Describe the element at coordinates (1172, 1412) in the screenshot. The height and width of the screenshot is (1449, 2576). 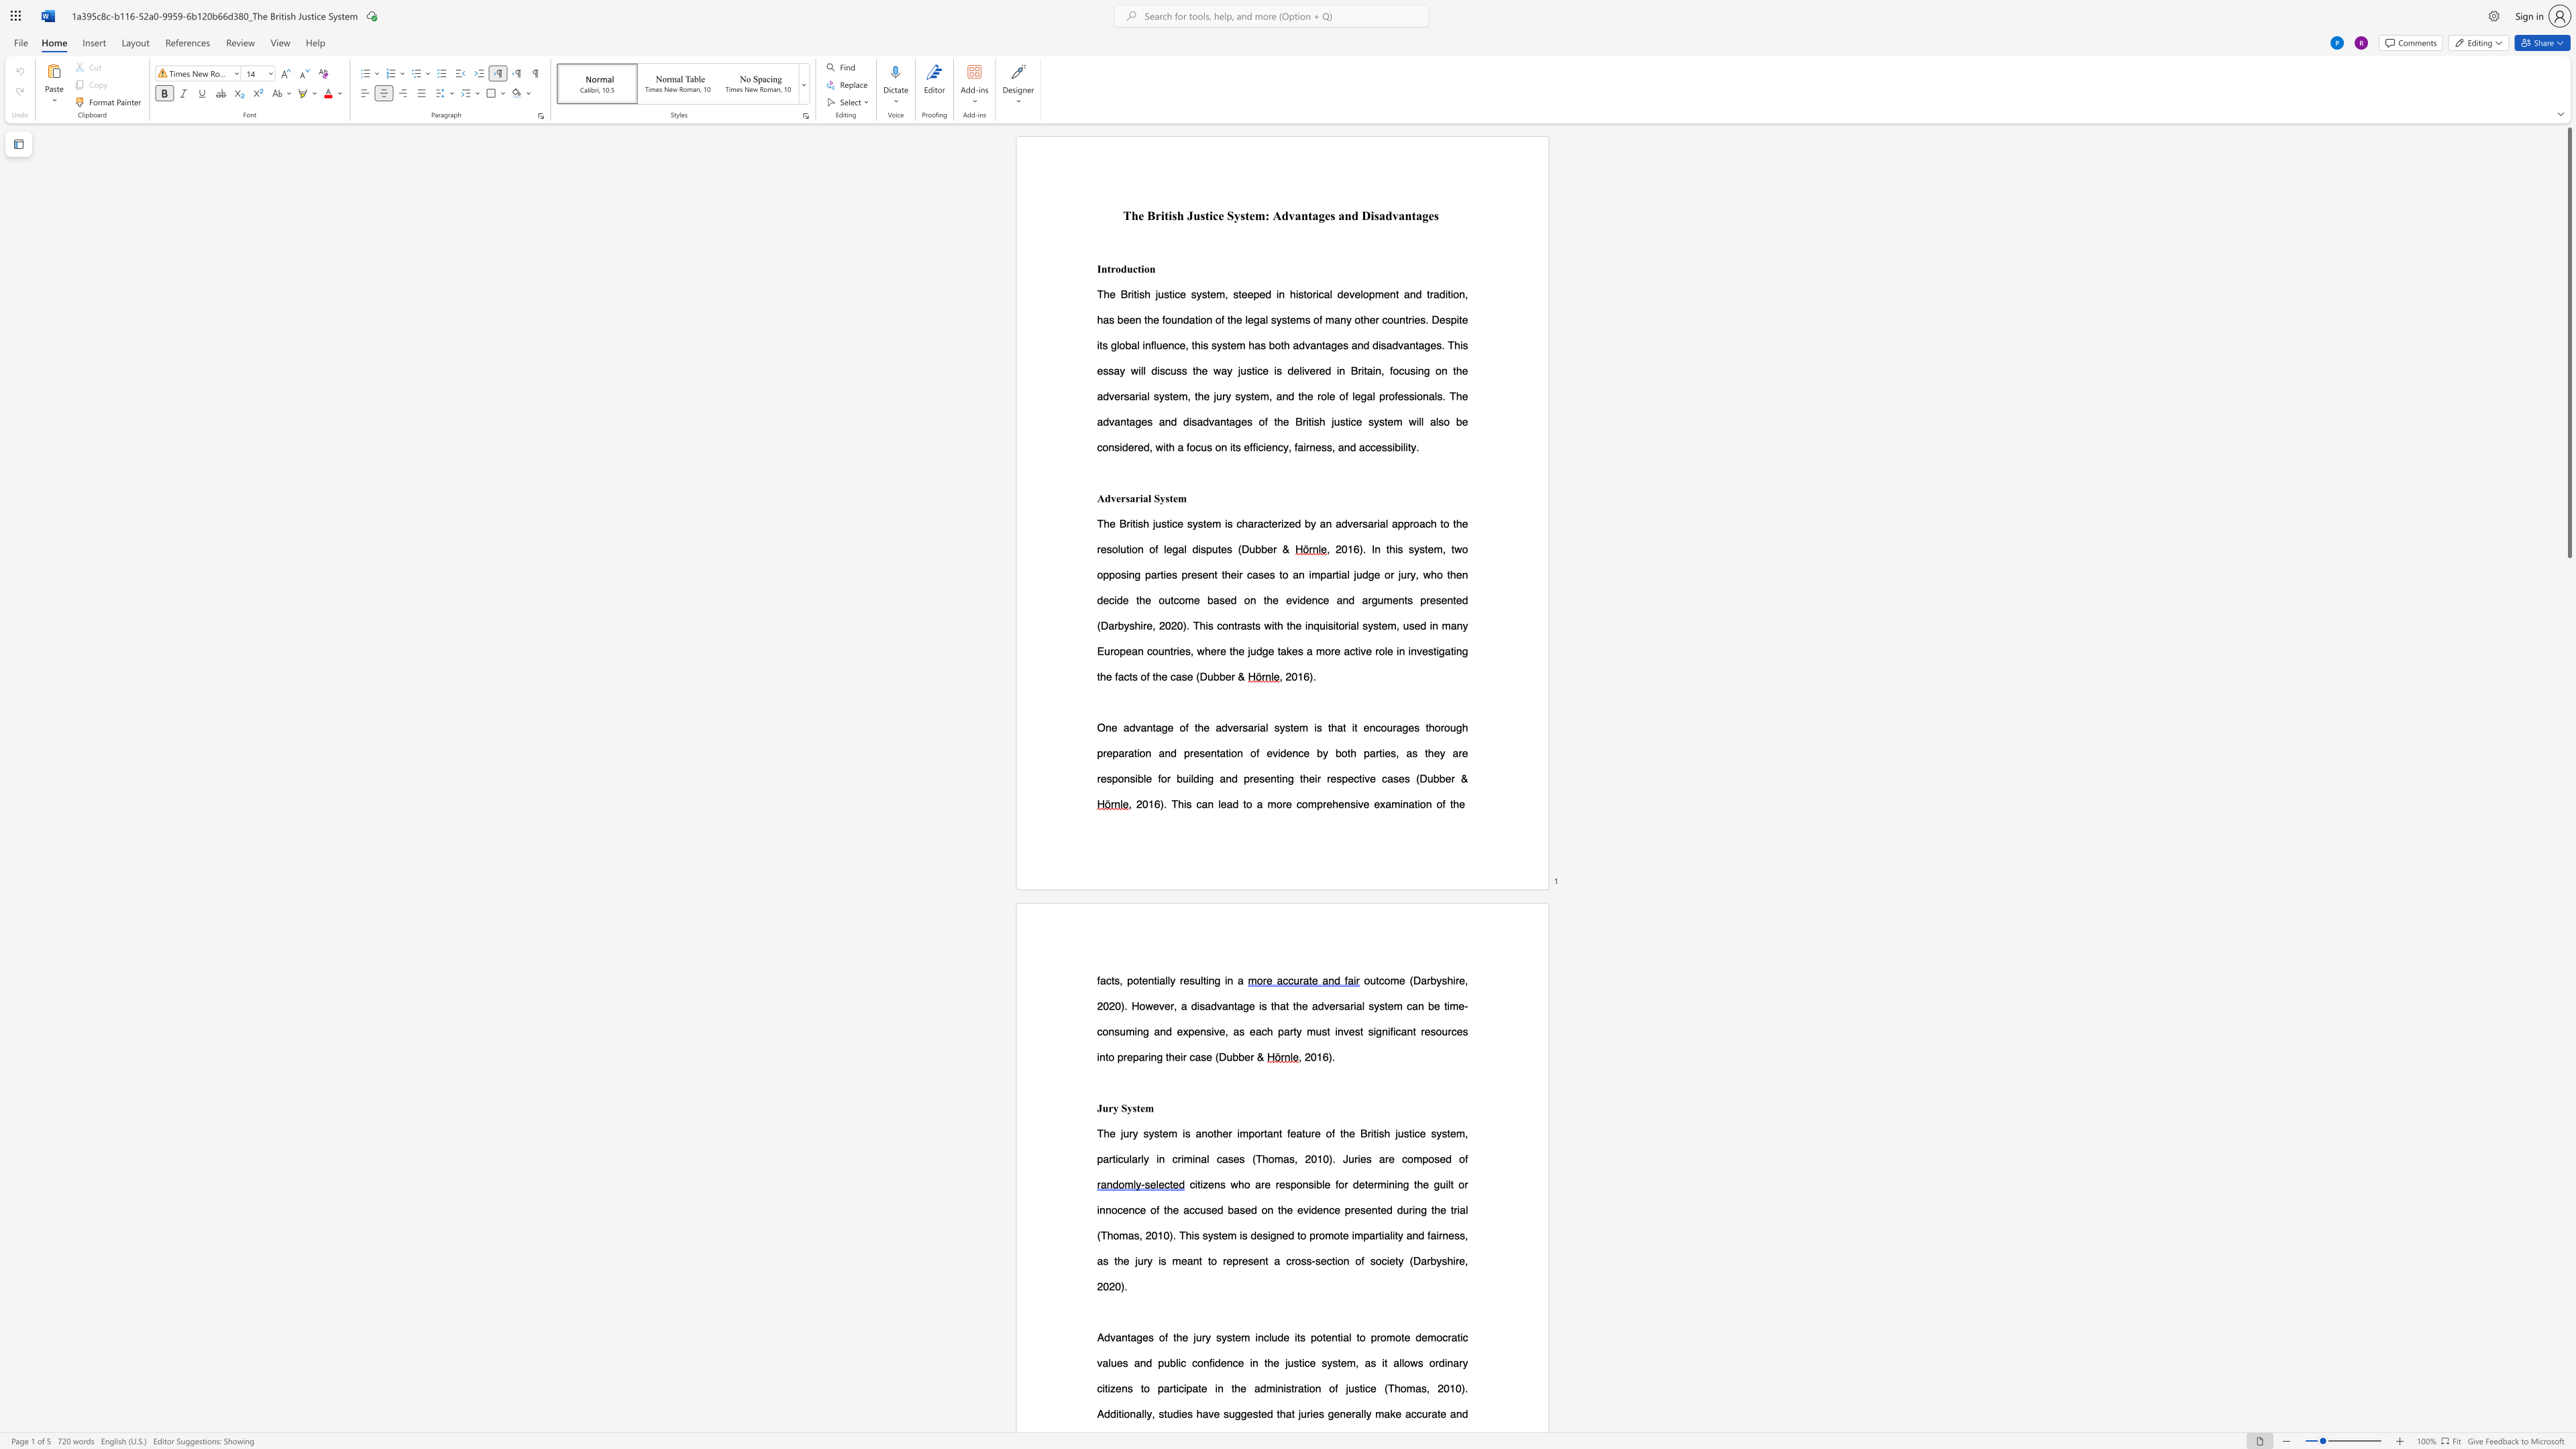
I see `the subset text "dies hav" within the text "in the administration of justice (Thomas, 2010). Additionally, studies have suggested that juries"` at that location.